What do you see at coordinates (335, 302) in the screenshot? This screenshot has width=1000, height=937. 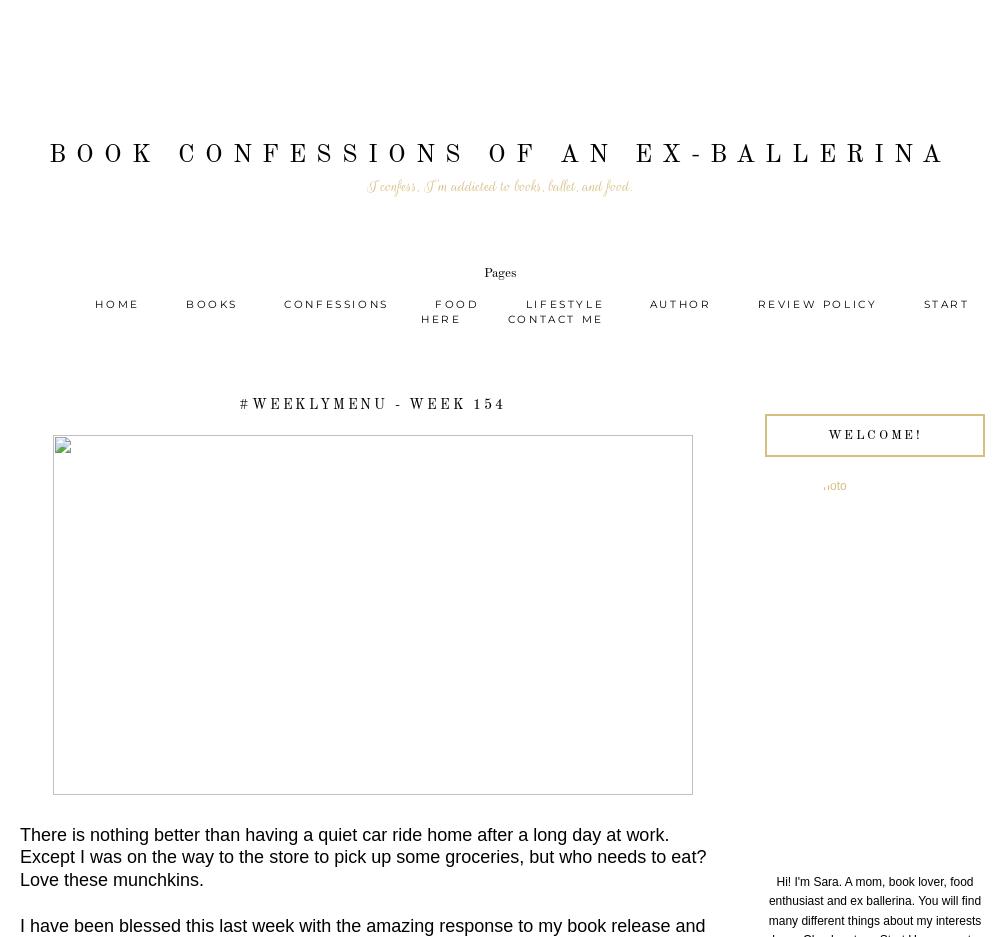 I see `'Confessions'` at bounding box center [335, 302].